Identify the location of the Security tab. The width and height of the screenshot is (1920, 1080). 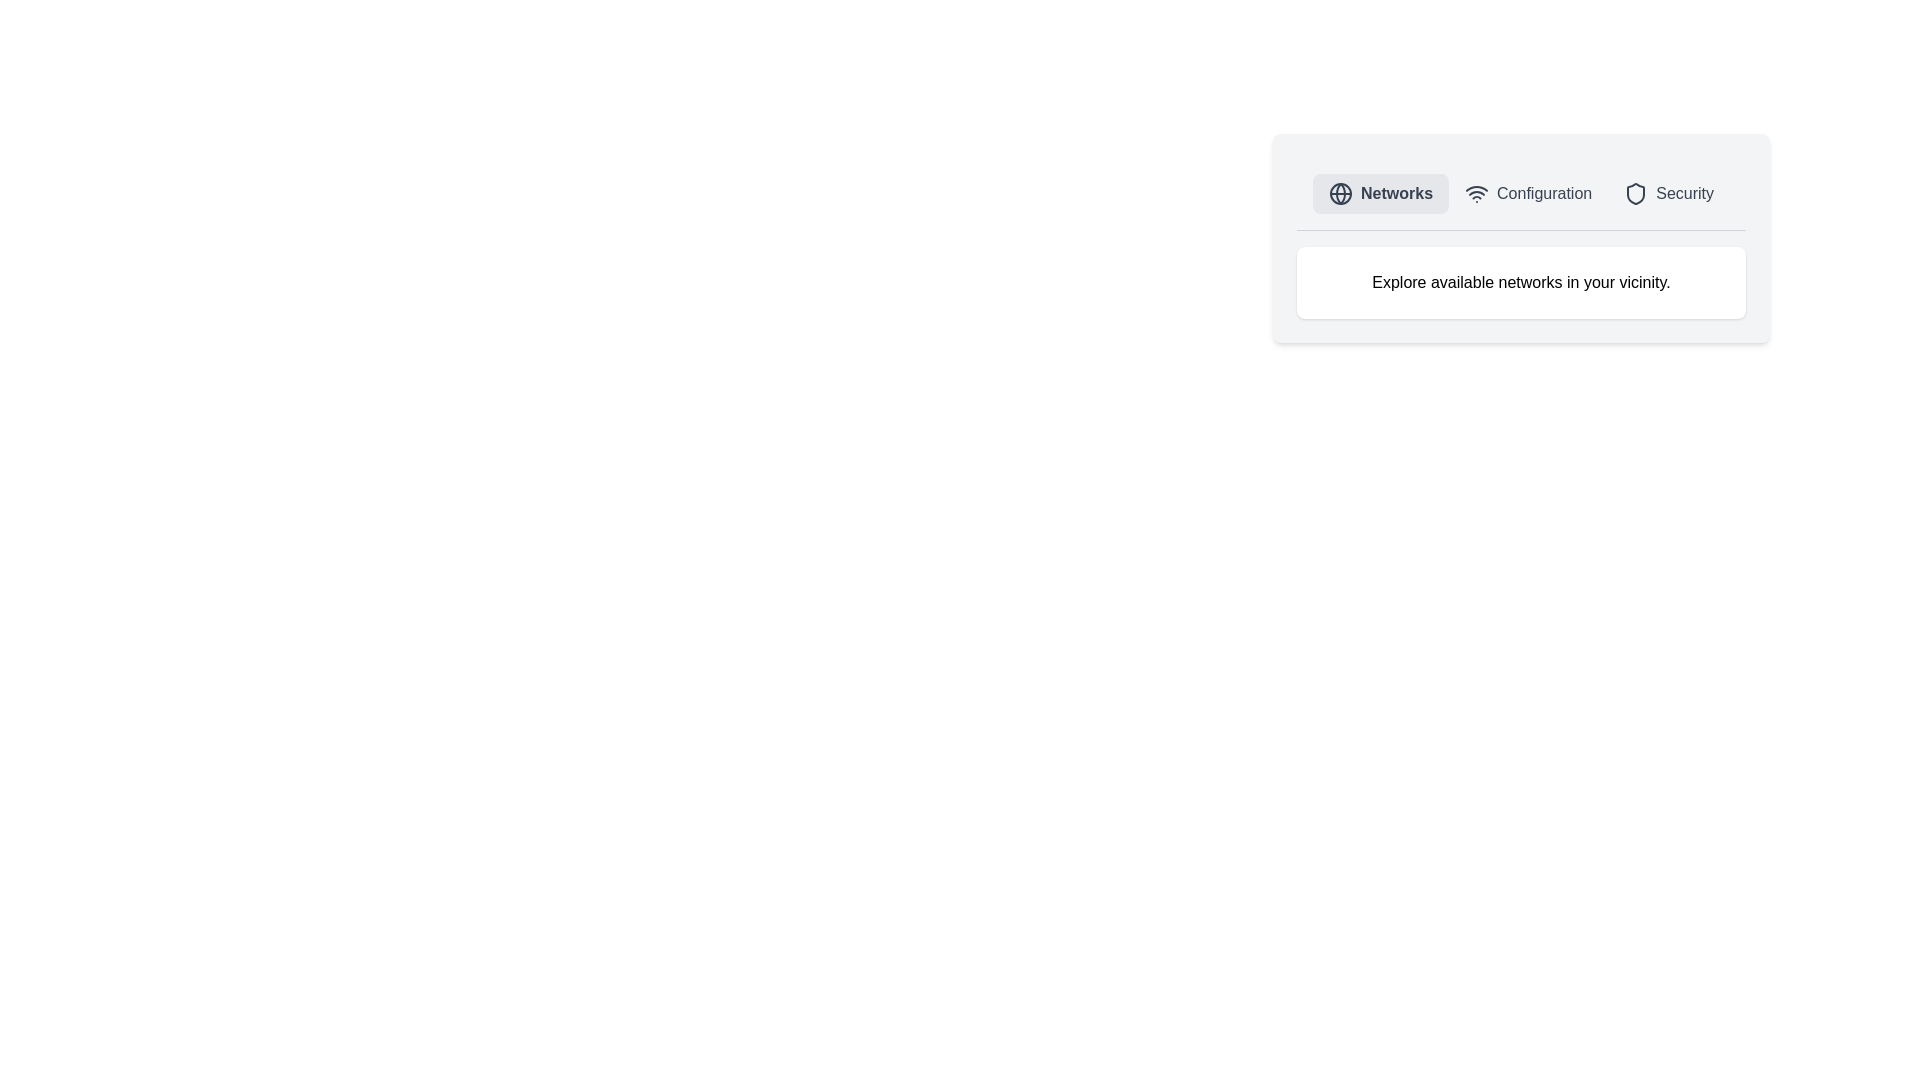
(1669, 193).